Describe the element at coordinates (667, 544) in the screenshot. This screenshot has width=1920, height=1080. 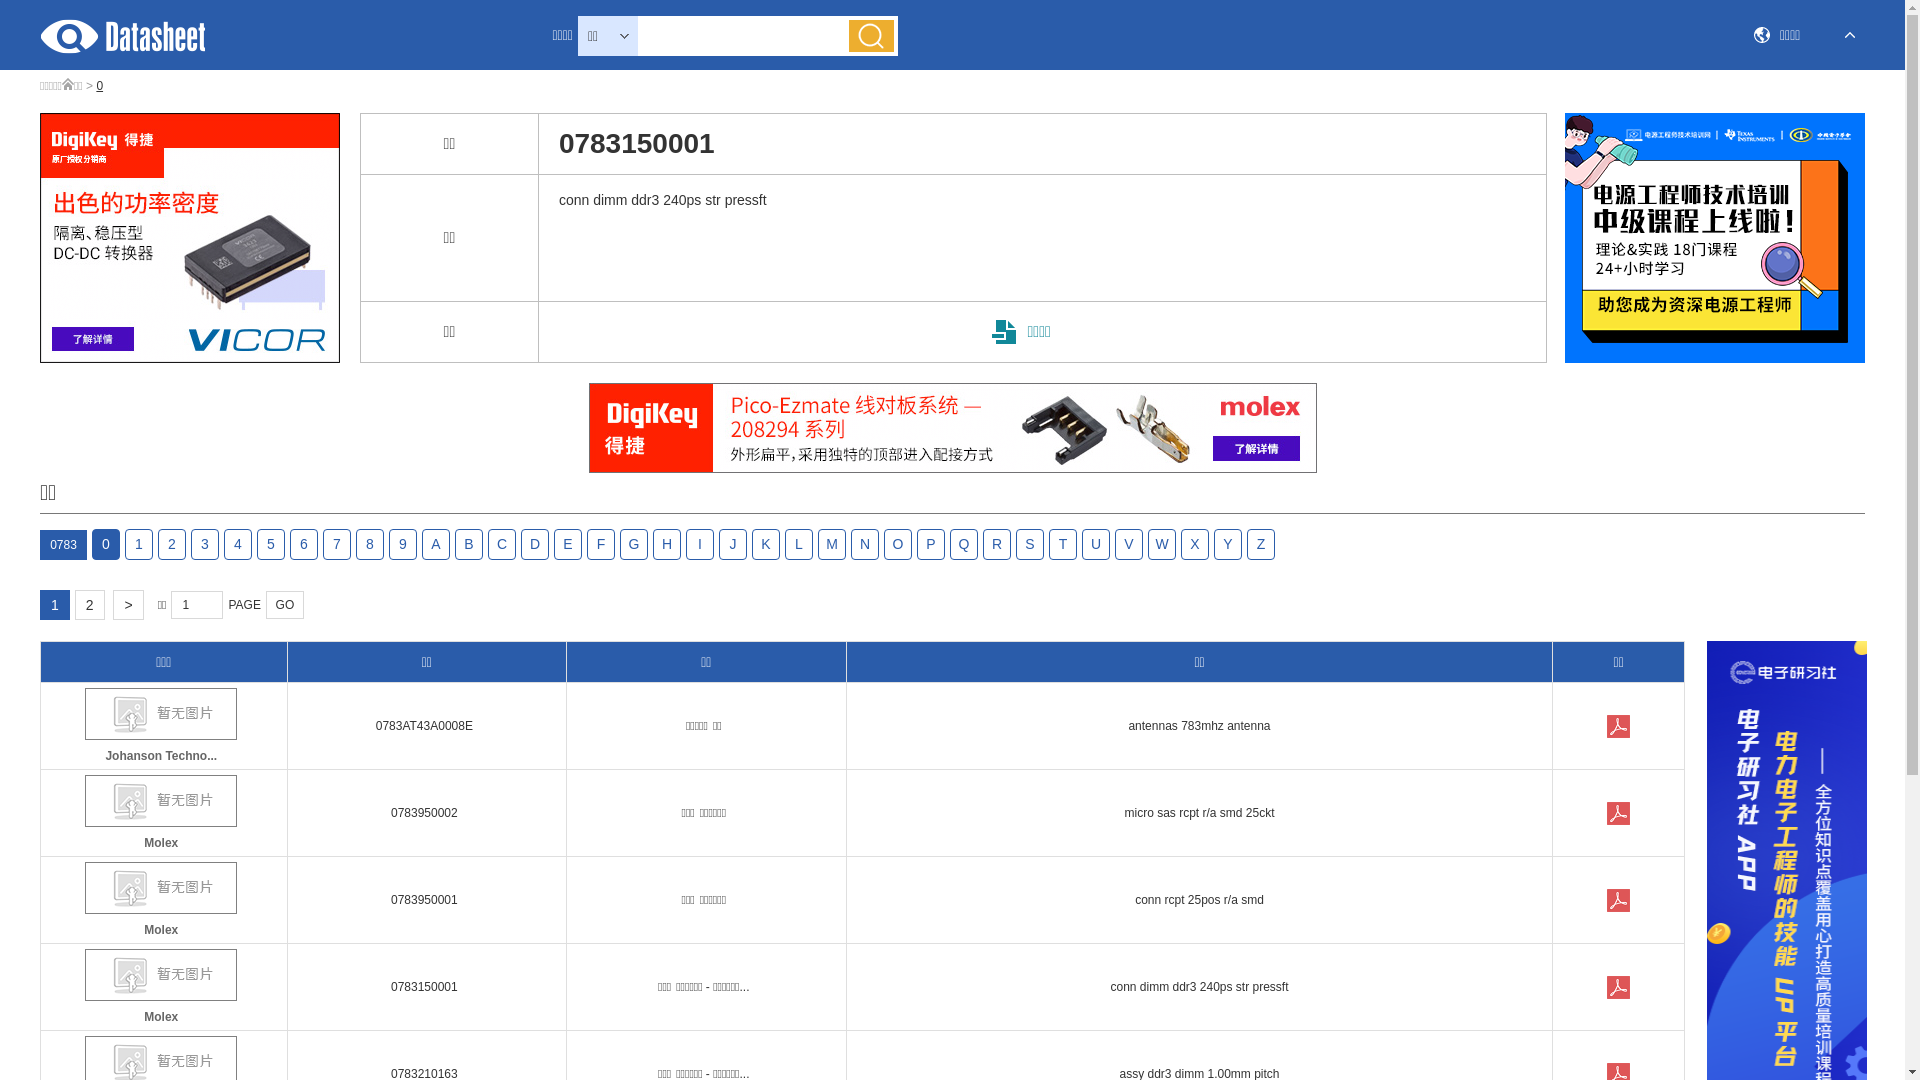
I see `'H'` at that location.